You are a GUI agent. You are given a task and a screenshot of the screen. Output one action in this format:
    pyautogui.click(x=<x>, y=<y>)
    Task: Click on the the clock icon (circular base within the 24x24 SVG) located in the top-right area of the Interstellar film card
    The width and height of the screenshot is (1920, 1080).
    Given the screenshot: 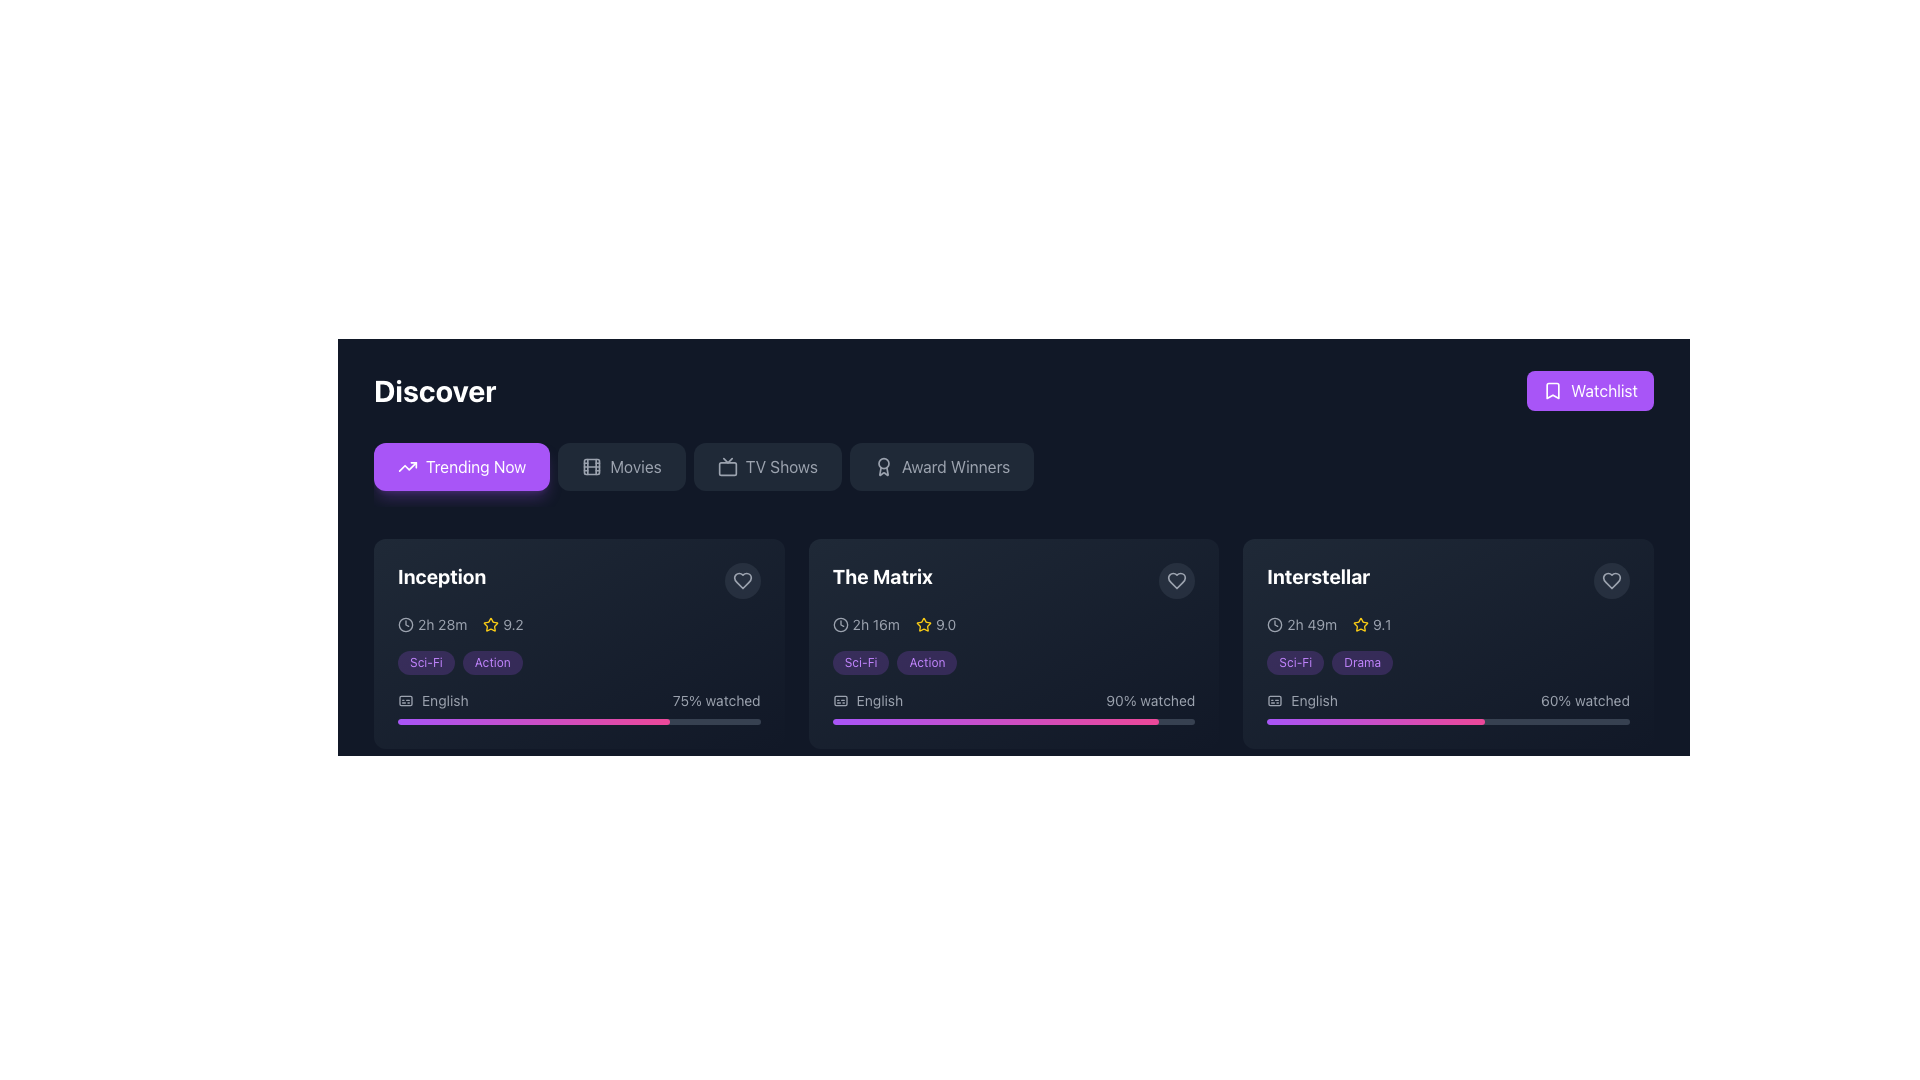 What is the action you would take?
    pyautogui.click(x=1274, y=623)
    